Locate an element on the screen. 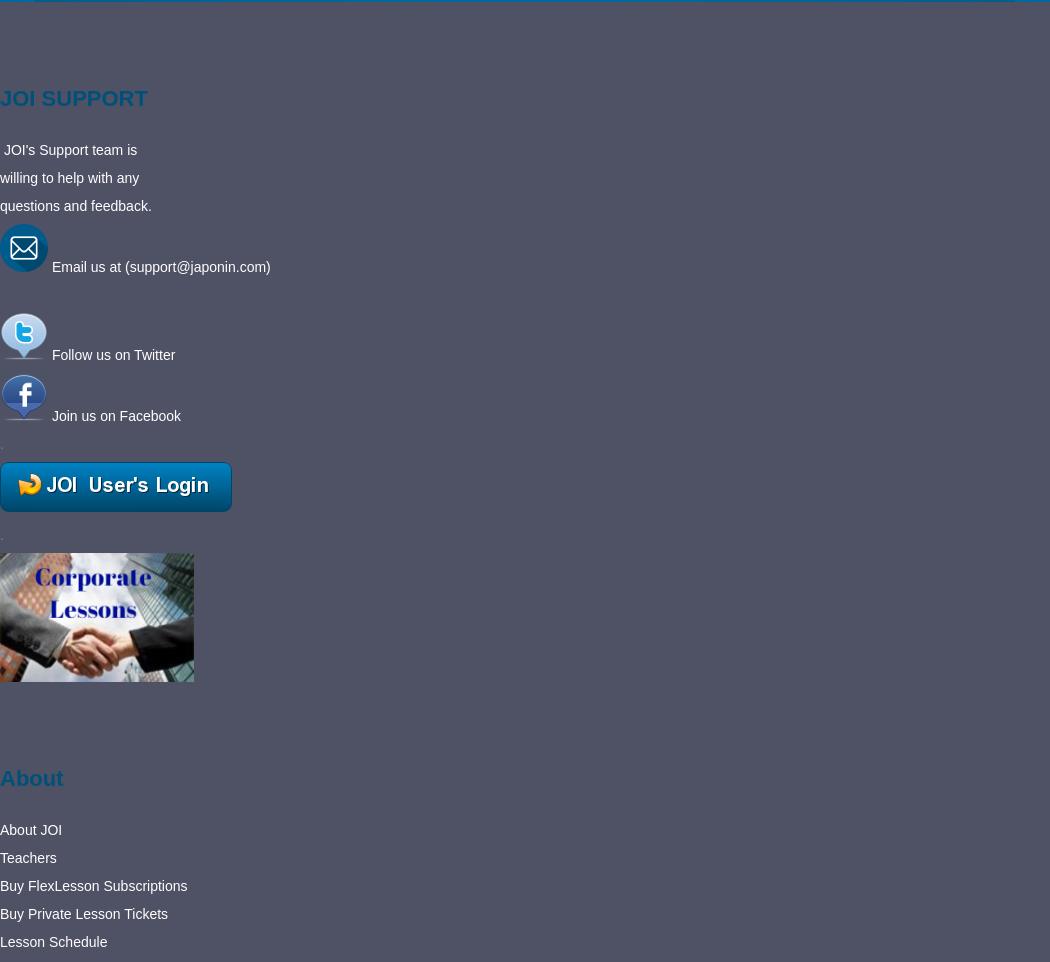  'Facebook' is located at coordinates (150, 414).